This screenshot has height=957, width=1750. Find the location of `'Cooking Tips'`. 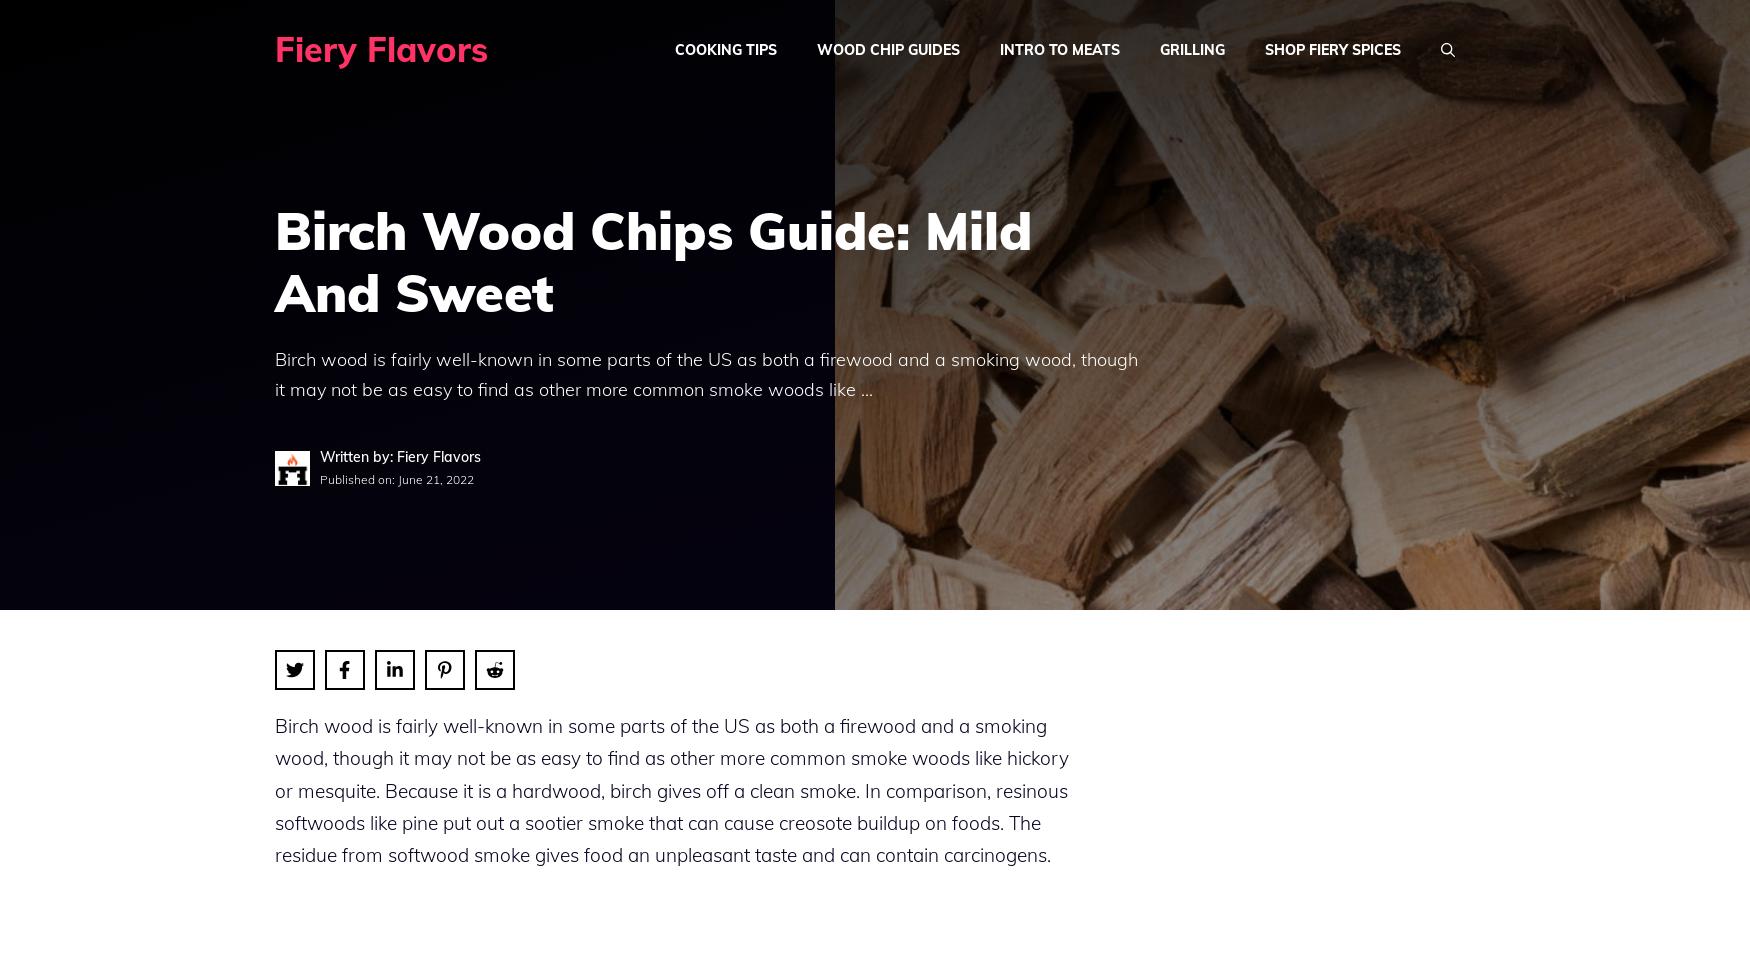

'Cooking Tips' is located at coordinates (726, 48).